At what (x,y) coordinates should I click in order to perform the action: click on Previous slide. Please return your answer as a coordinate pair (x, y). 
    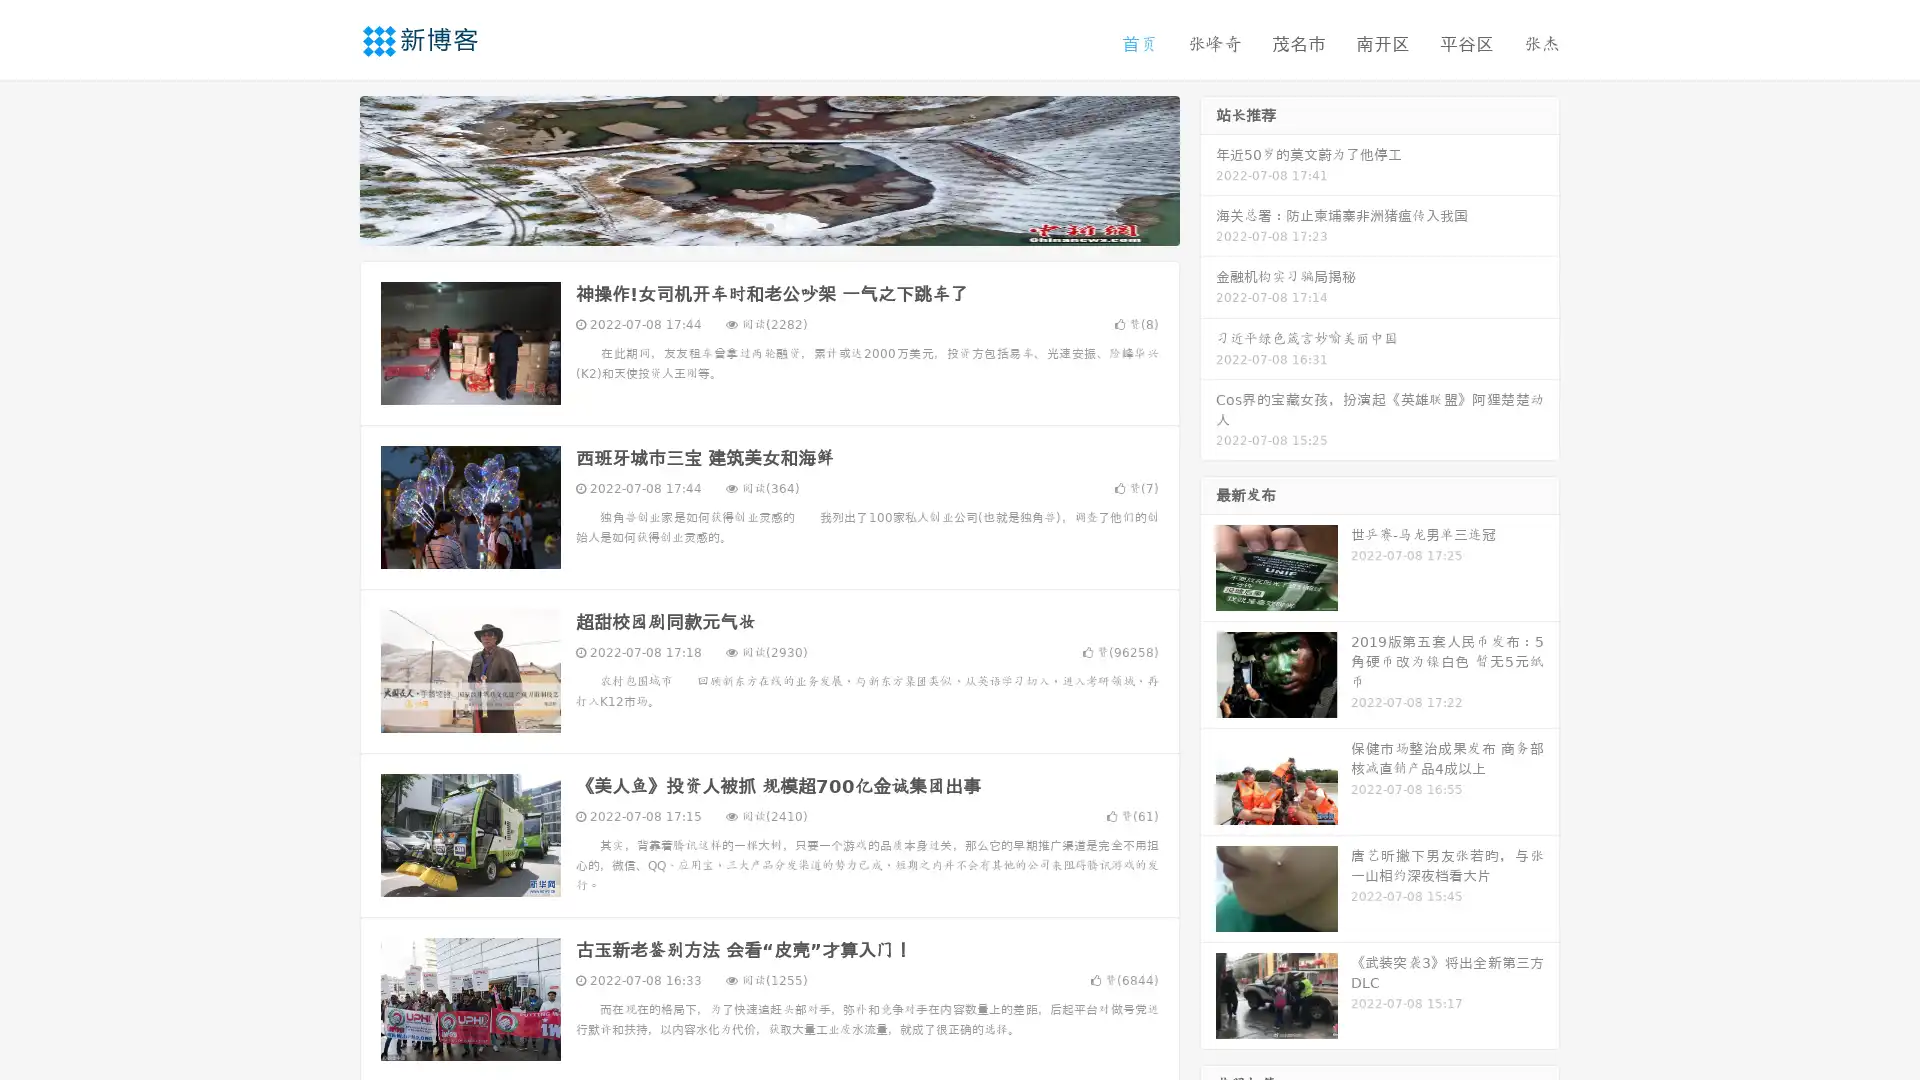
    Looking at the image, I should click on (330, 168).